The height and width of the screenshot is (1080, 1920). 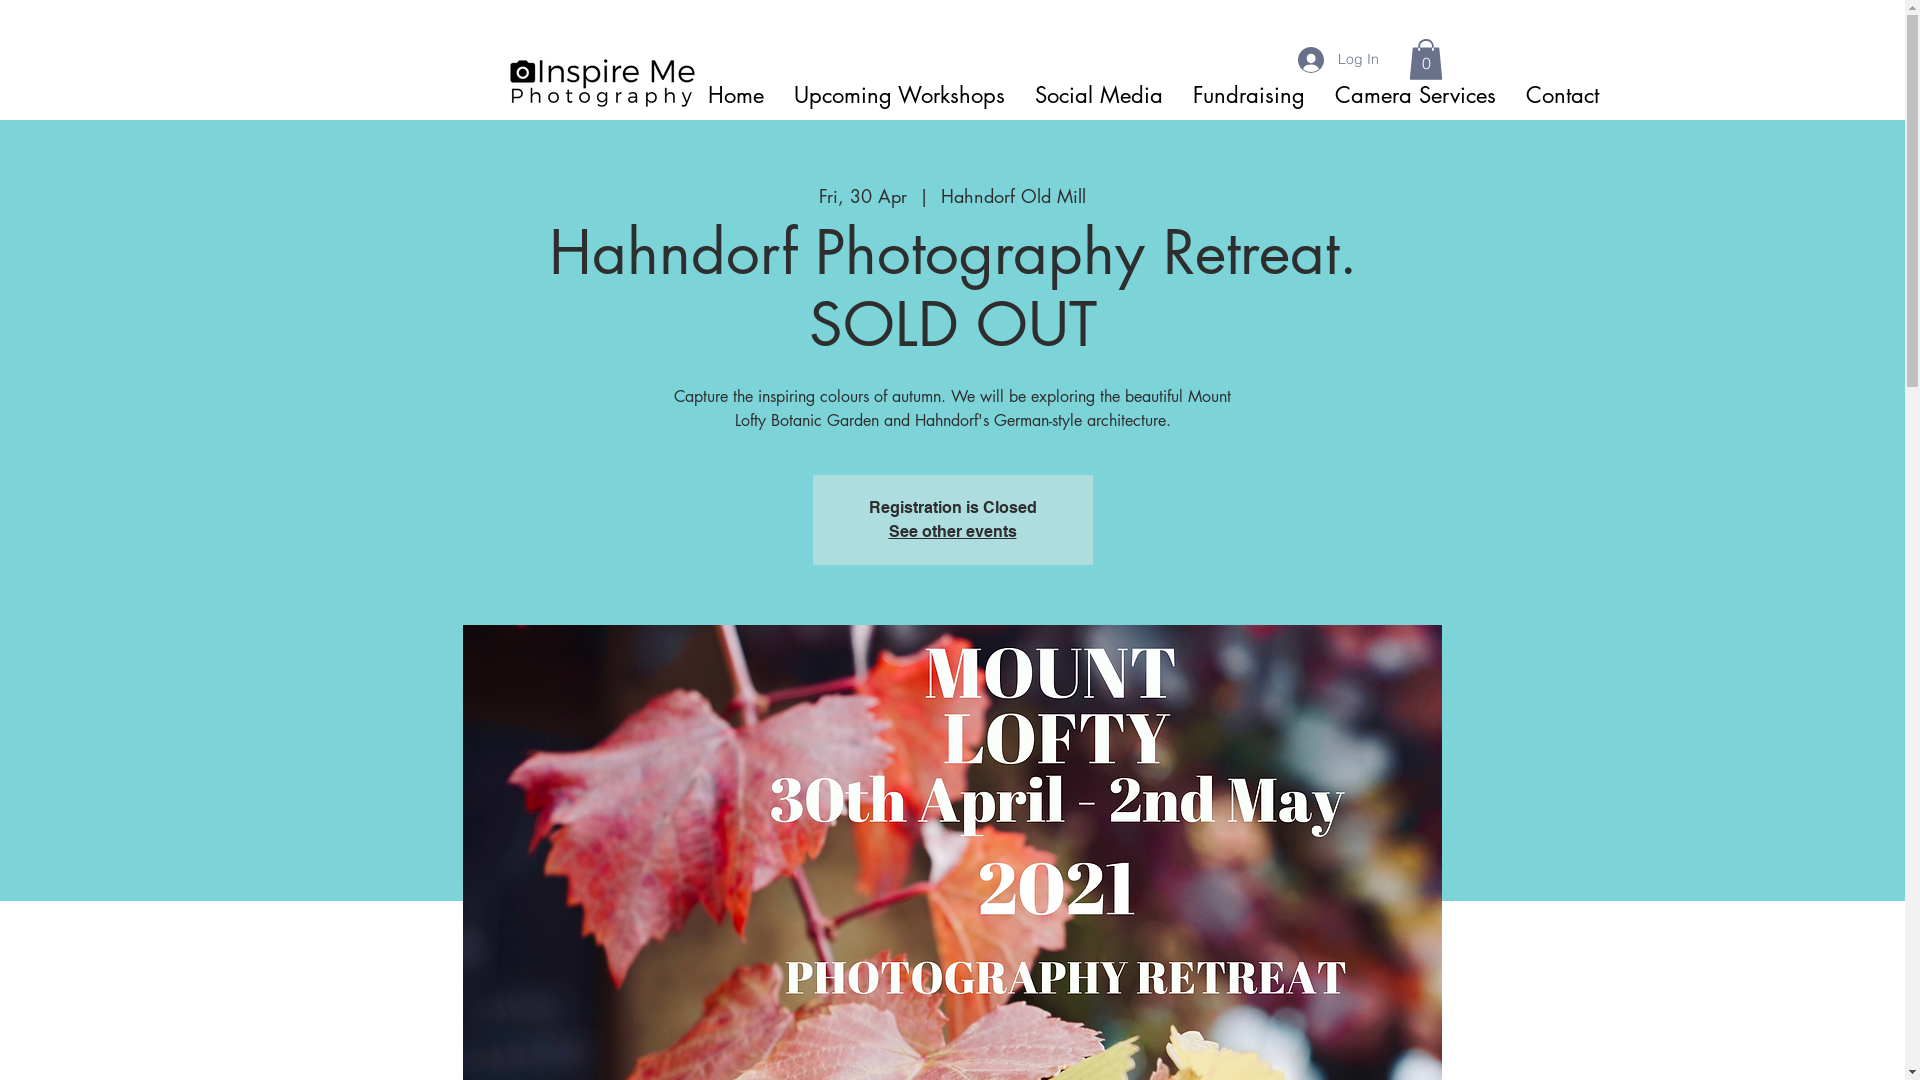 I want to click on 'Home', so click(x=733, y=95).